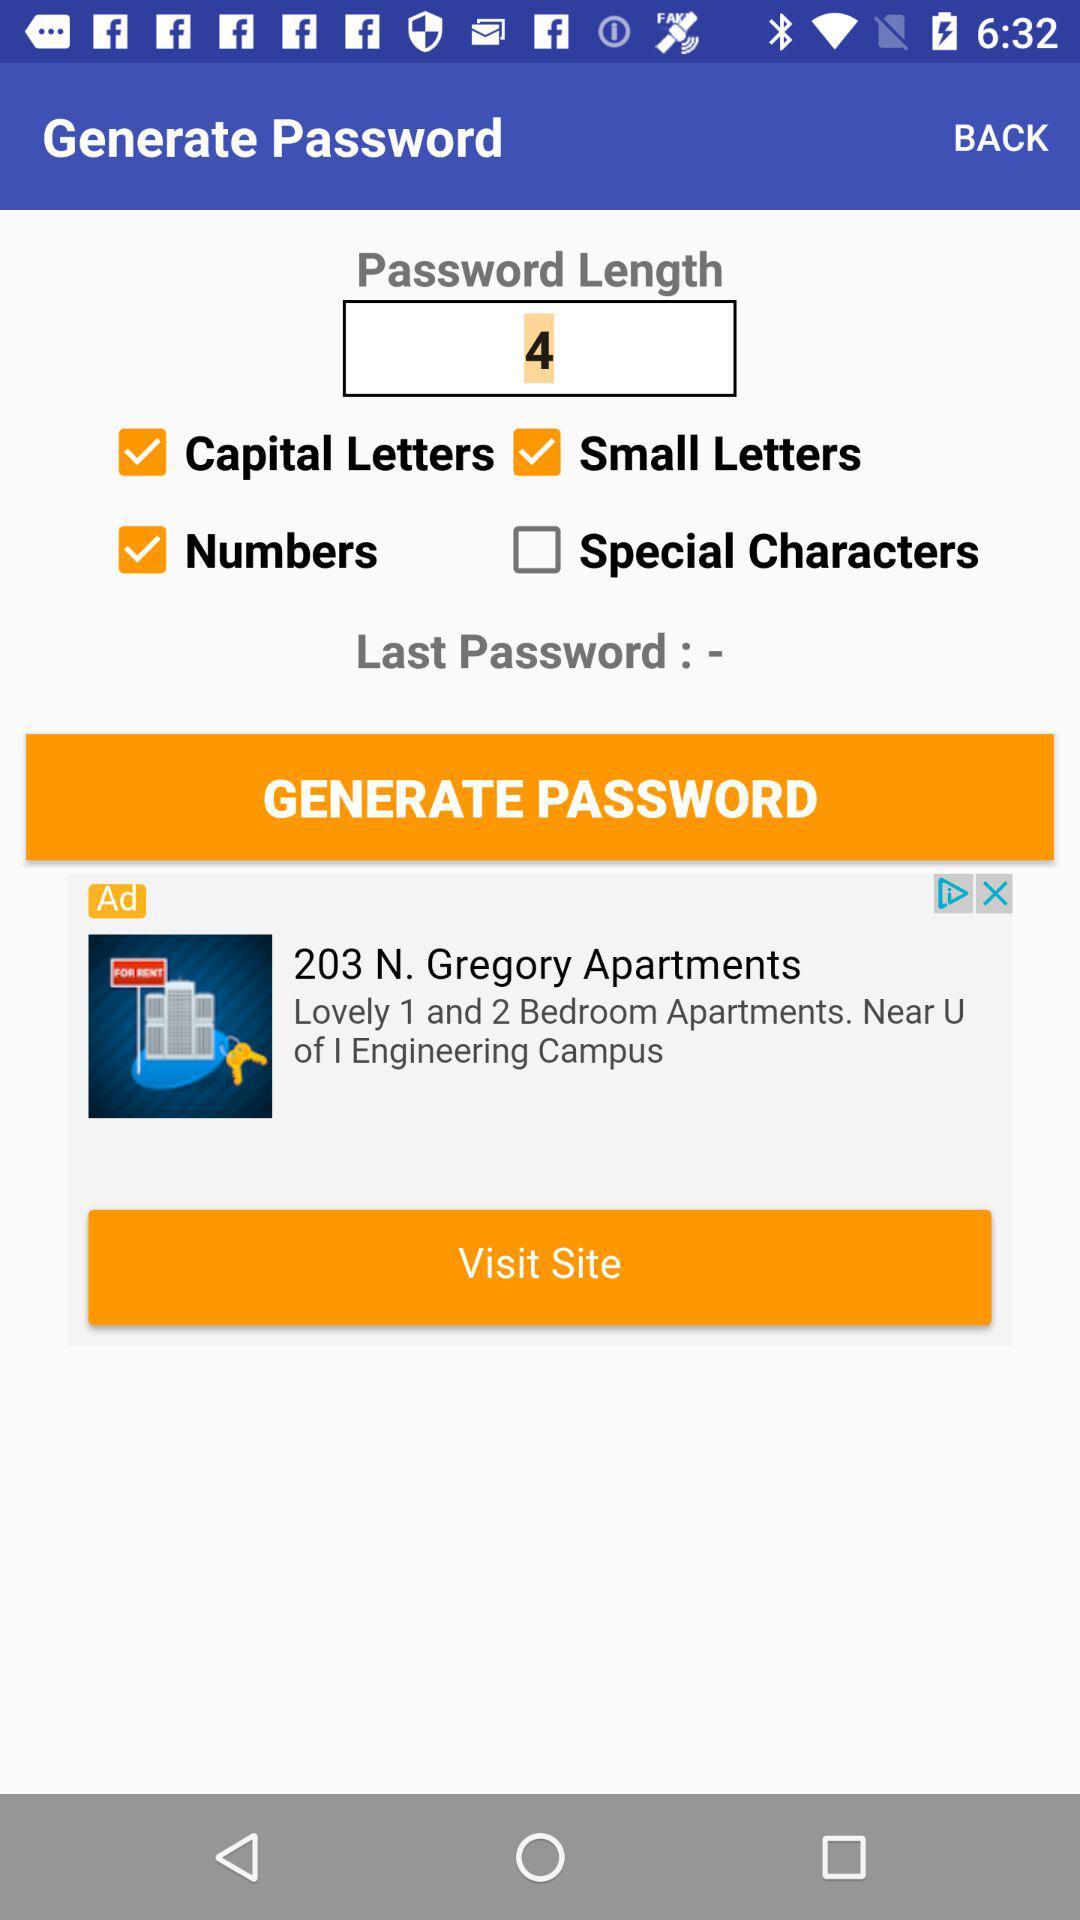 The width and height of the screenshot is (1080, 1920). What do you see at coordinates (540, 1108) in the screenshot?
I see `advertisement` at bounding box center [540, 1108].